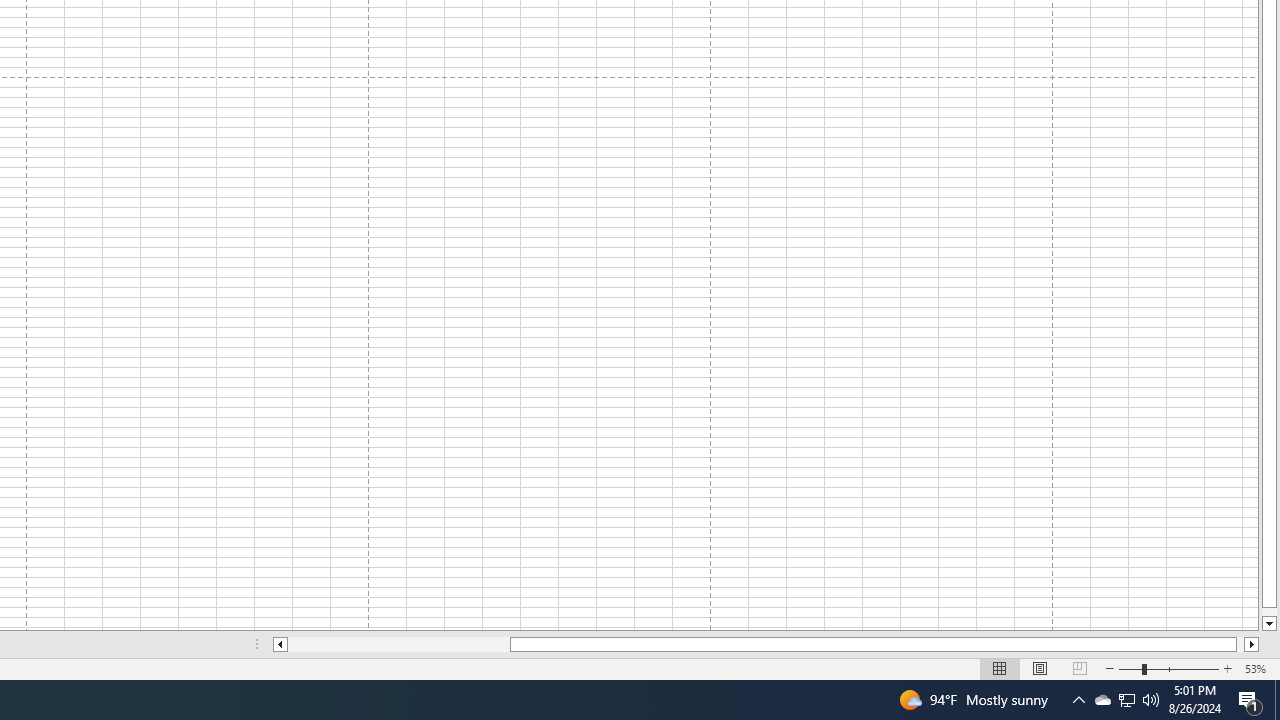  What do you see at coordinates (1268, 623) in the screenshot?
I see `'Line down'` at bounding box center [1268, 623].